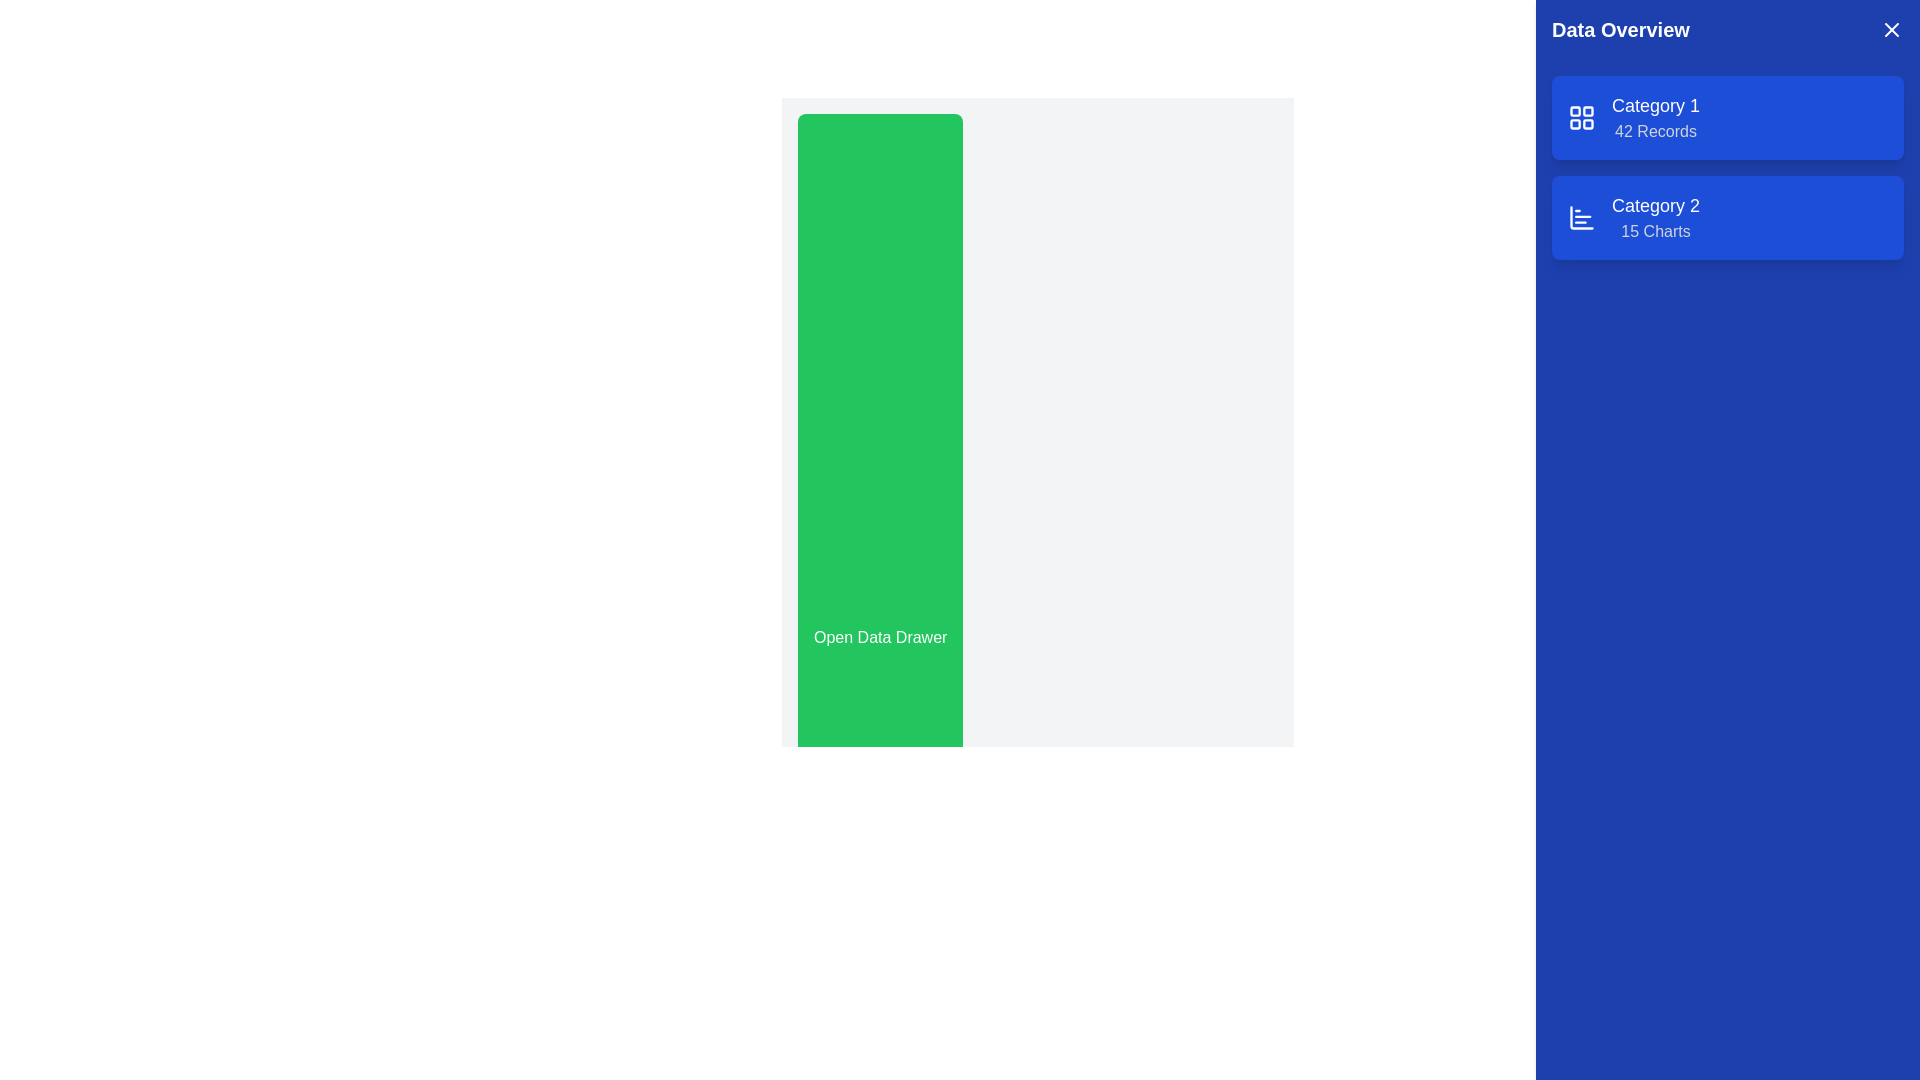  Describe the element at coordinates (879, 637) in the screenshot. I see `the 'Open Data Drawer' button to open the drawer` at that location.